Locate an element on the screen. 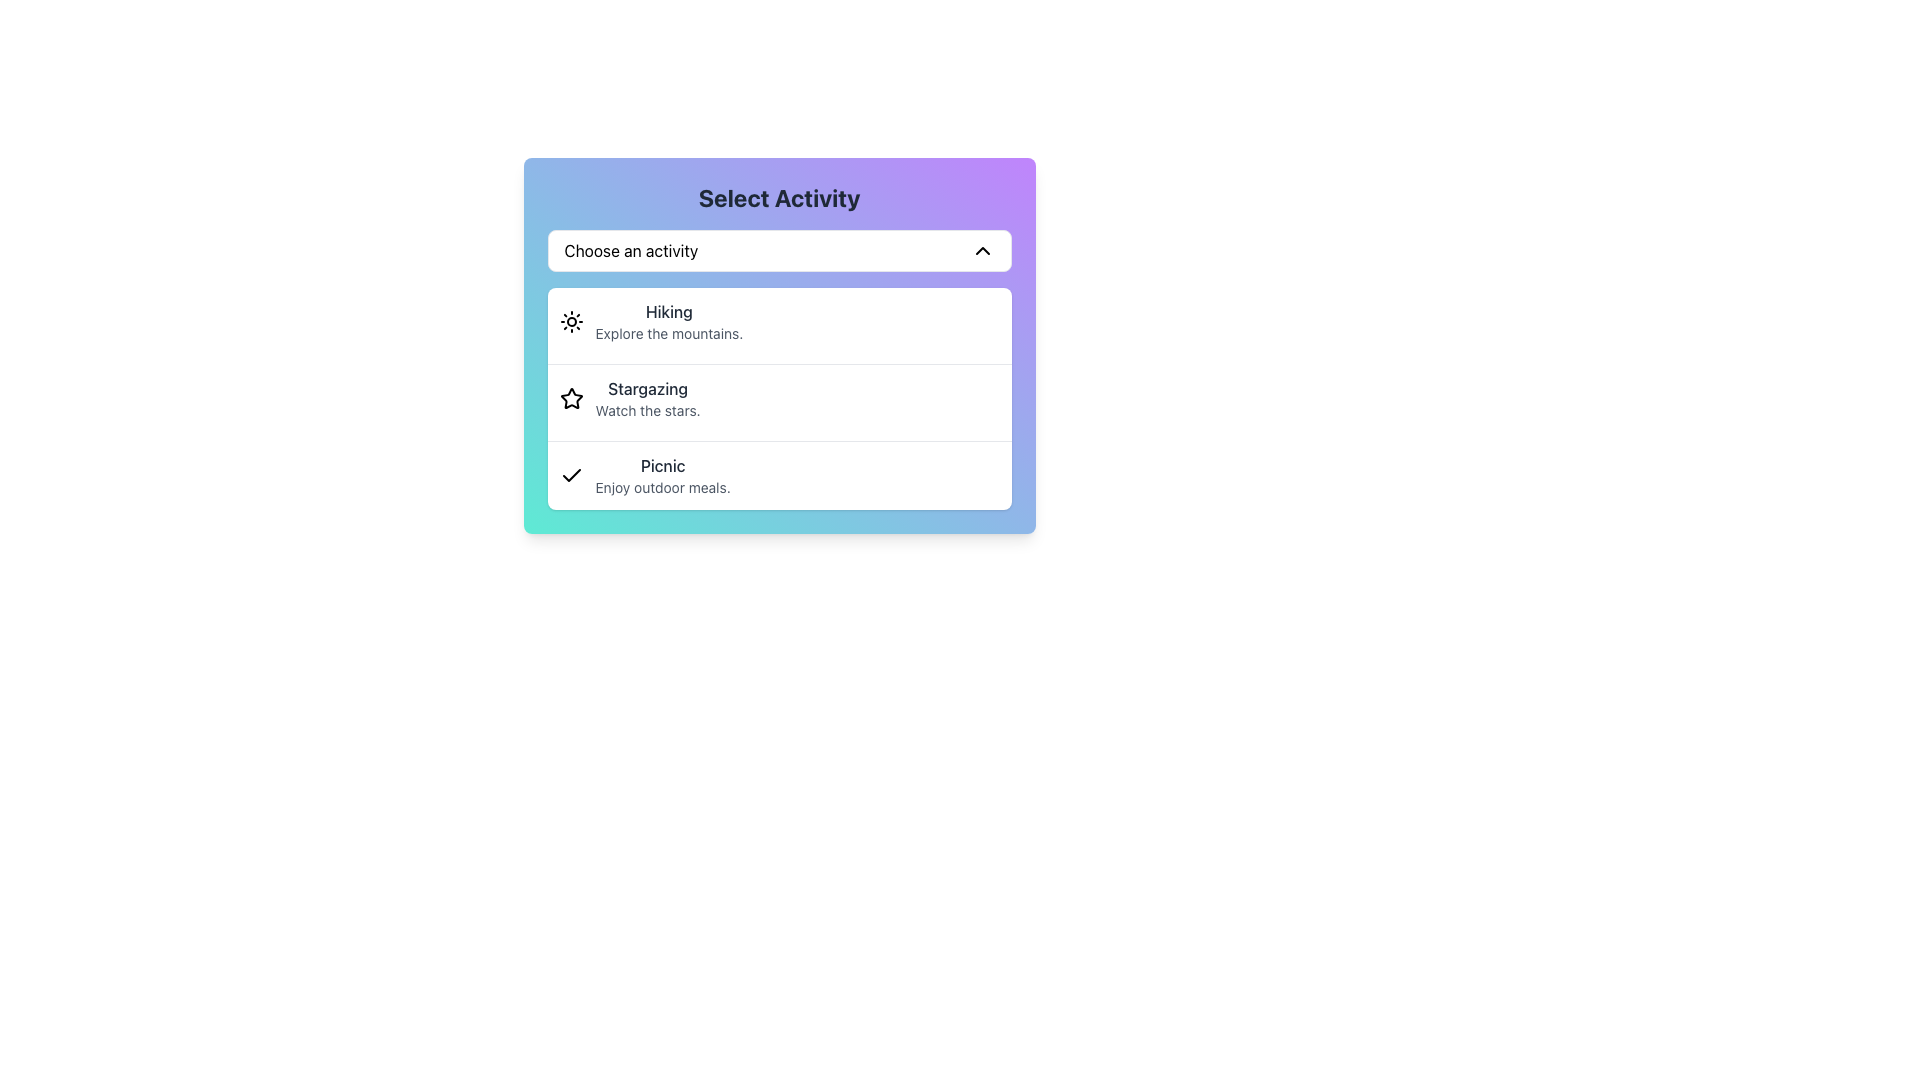  the check mark icon located in the 'Picnic' row of the list under 'Select Activity' to trigger a hover effect is located at coordinates (570, 475).